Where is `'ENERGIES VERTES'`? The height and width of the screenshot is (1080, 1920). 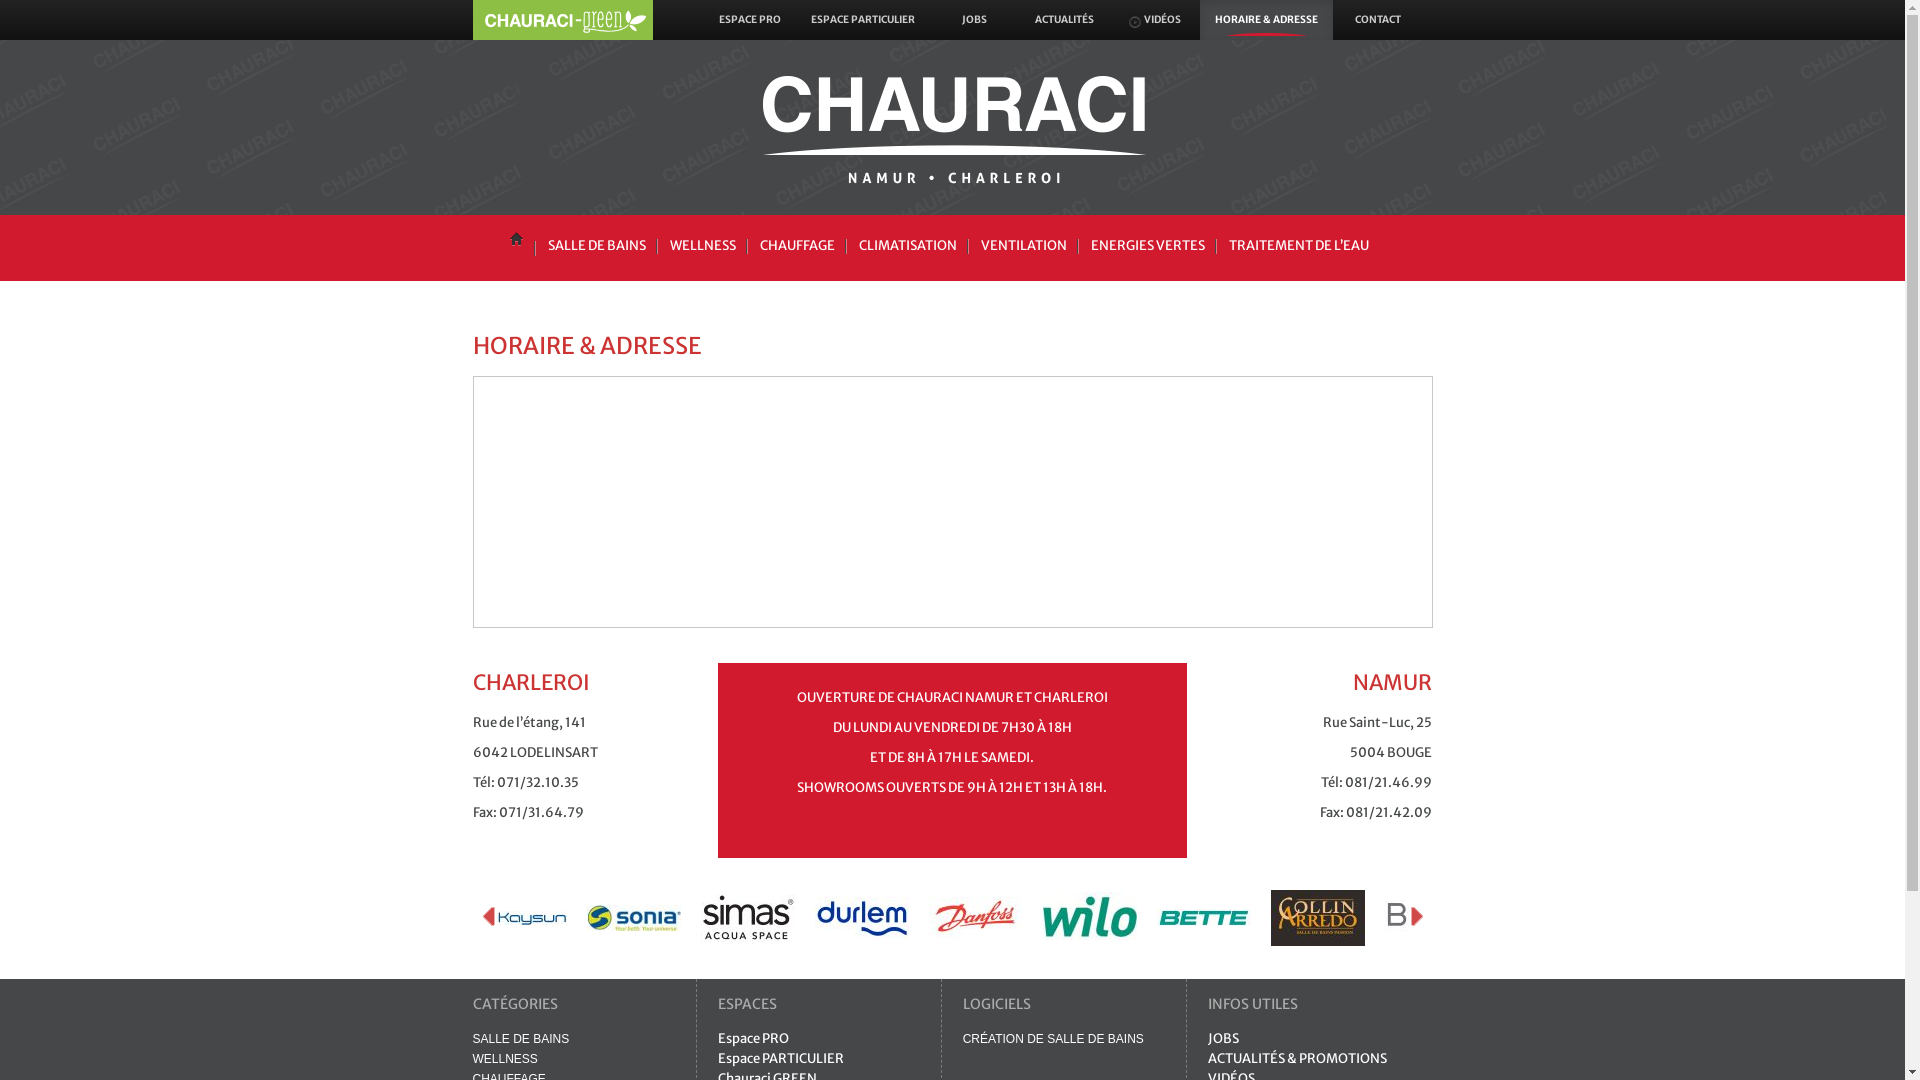
'ENERGIES VERTES' is located at coordinates (1147, 245).